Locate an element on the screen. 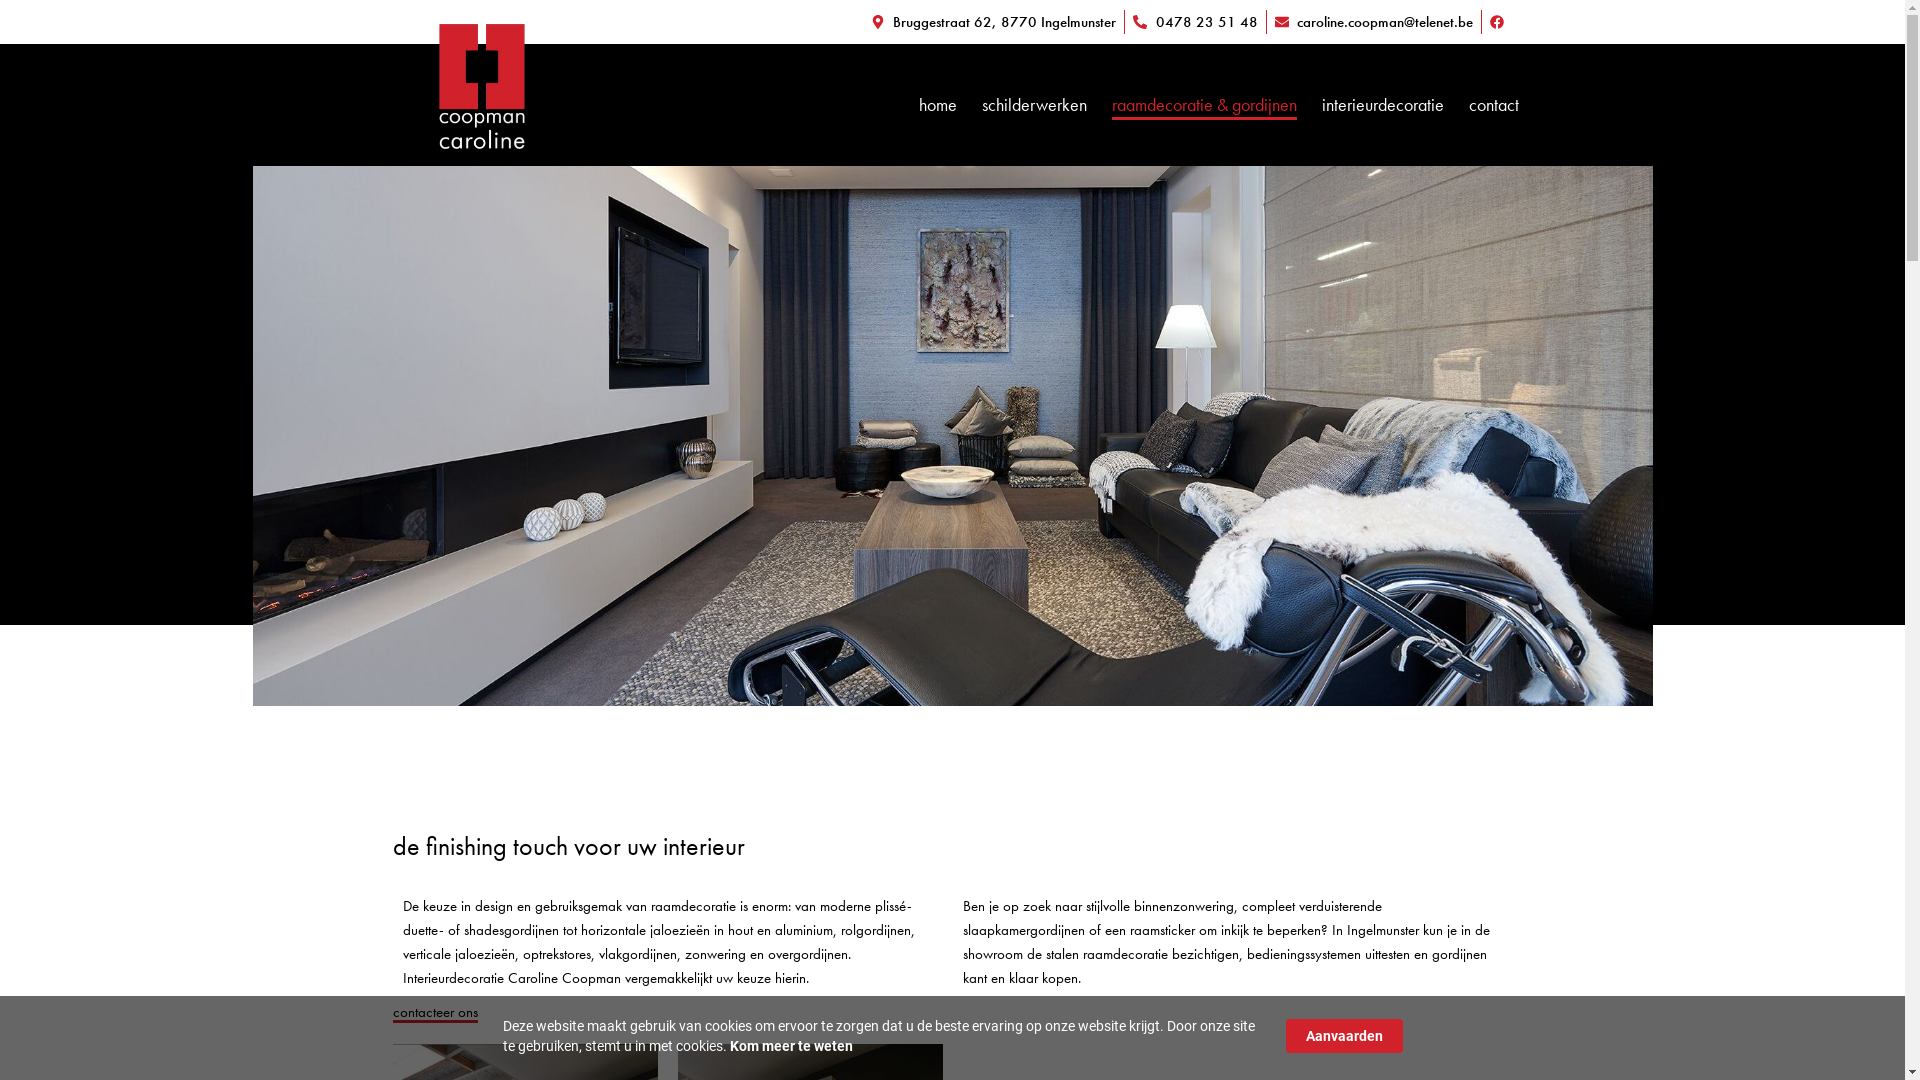 The width and height of the screenshot is (1920, 1080). 'interieurdecoratie' is located at coordinates (1381, 104).